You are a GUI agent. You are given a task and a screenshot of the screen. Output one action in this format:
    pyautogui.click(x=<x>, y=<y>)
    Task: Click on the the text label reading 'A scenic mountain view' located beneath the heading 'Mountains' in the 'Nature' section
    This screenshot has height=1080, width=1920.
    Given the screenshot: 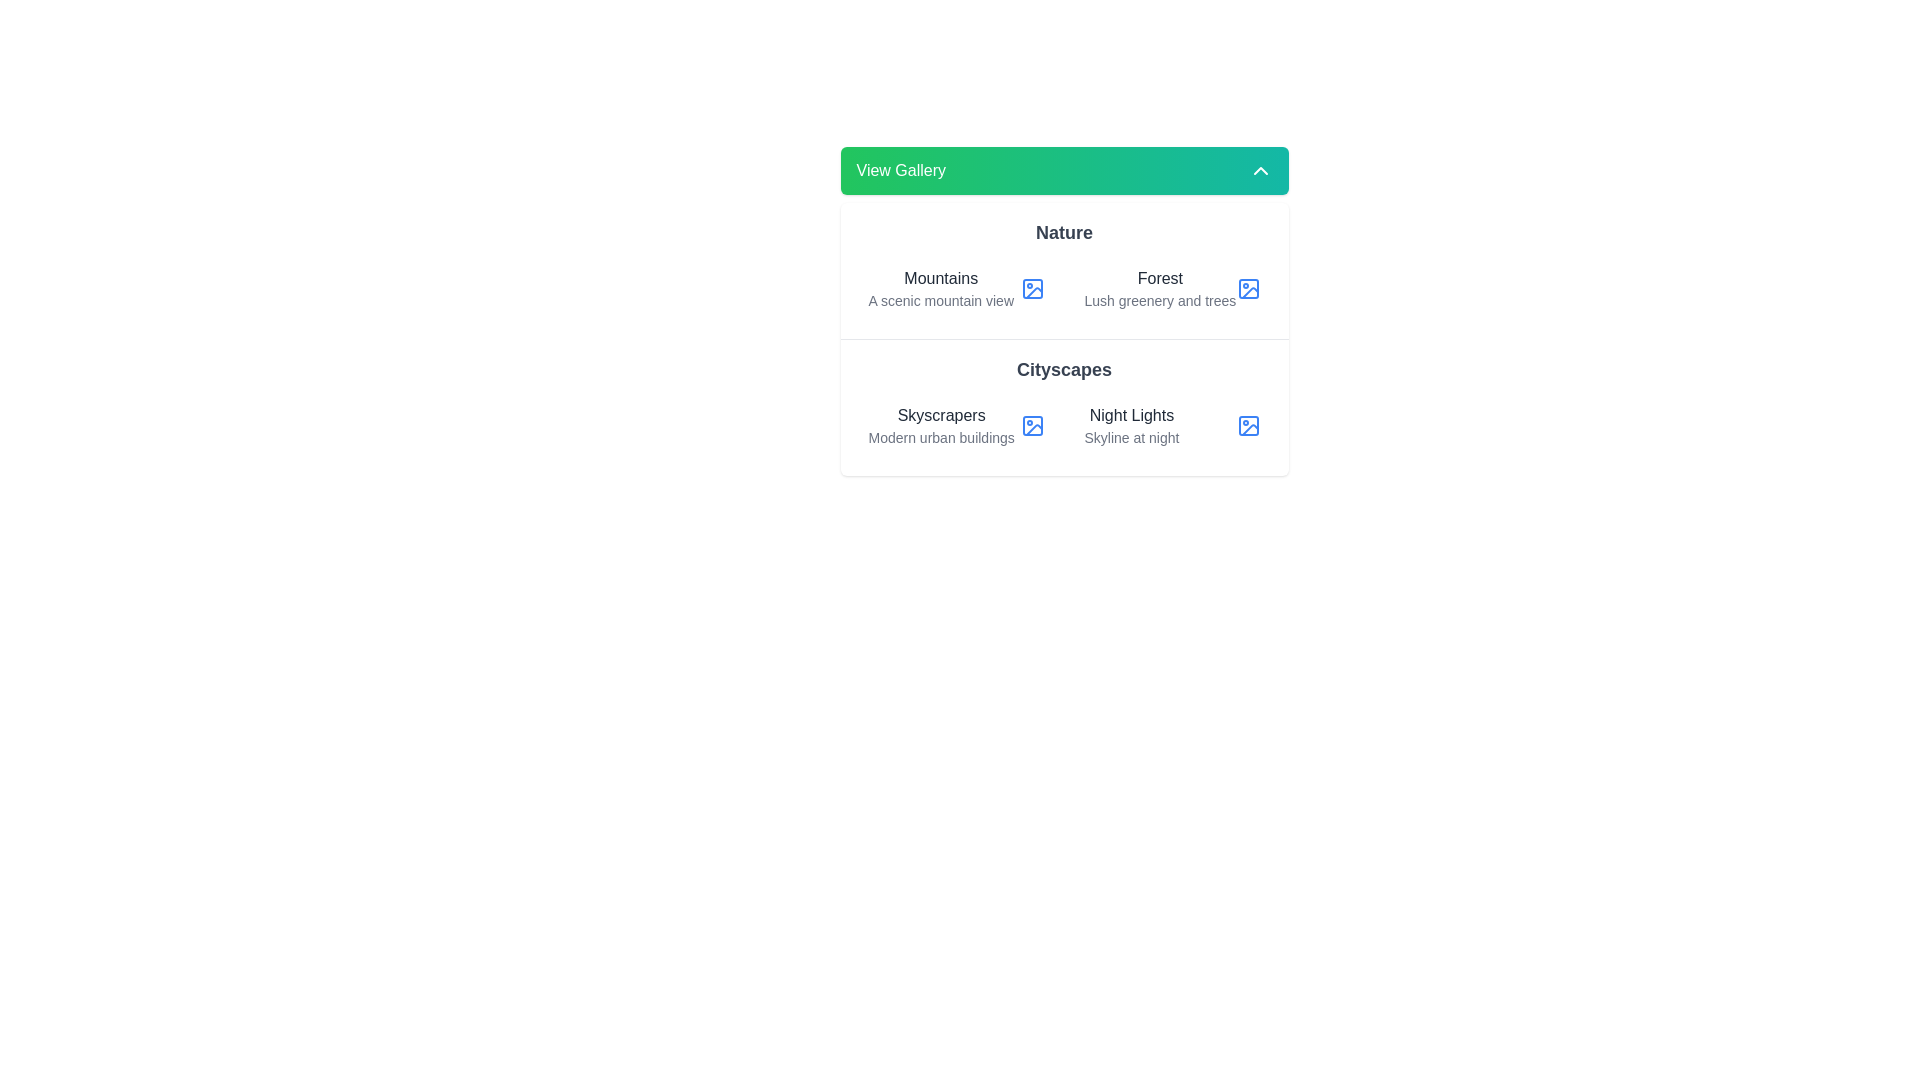 What is the action you would take?
    pyautogui.click(x=940, y=300)
    